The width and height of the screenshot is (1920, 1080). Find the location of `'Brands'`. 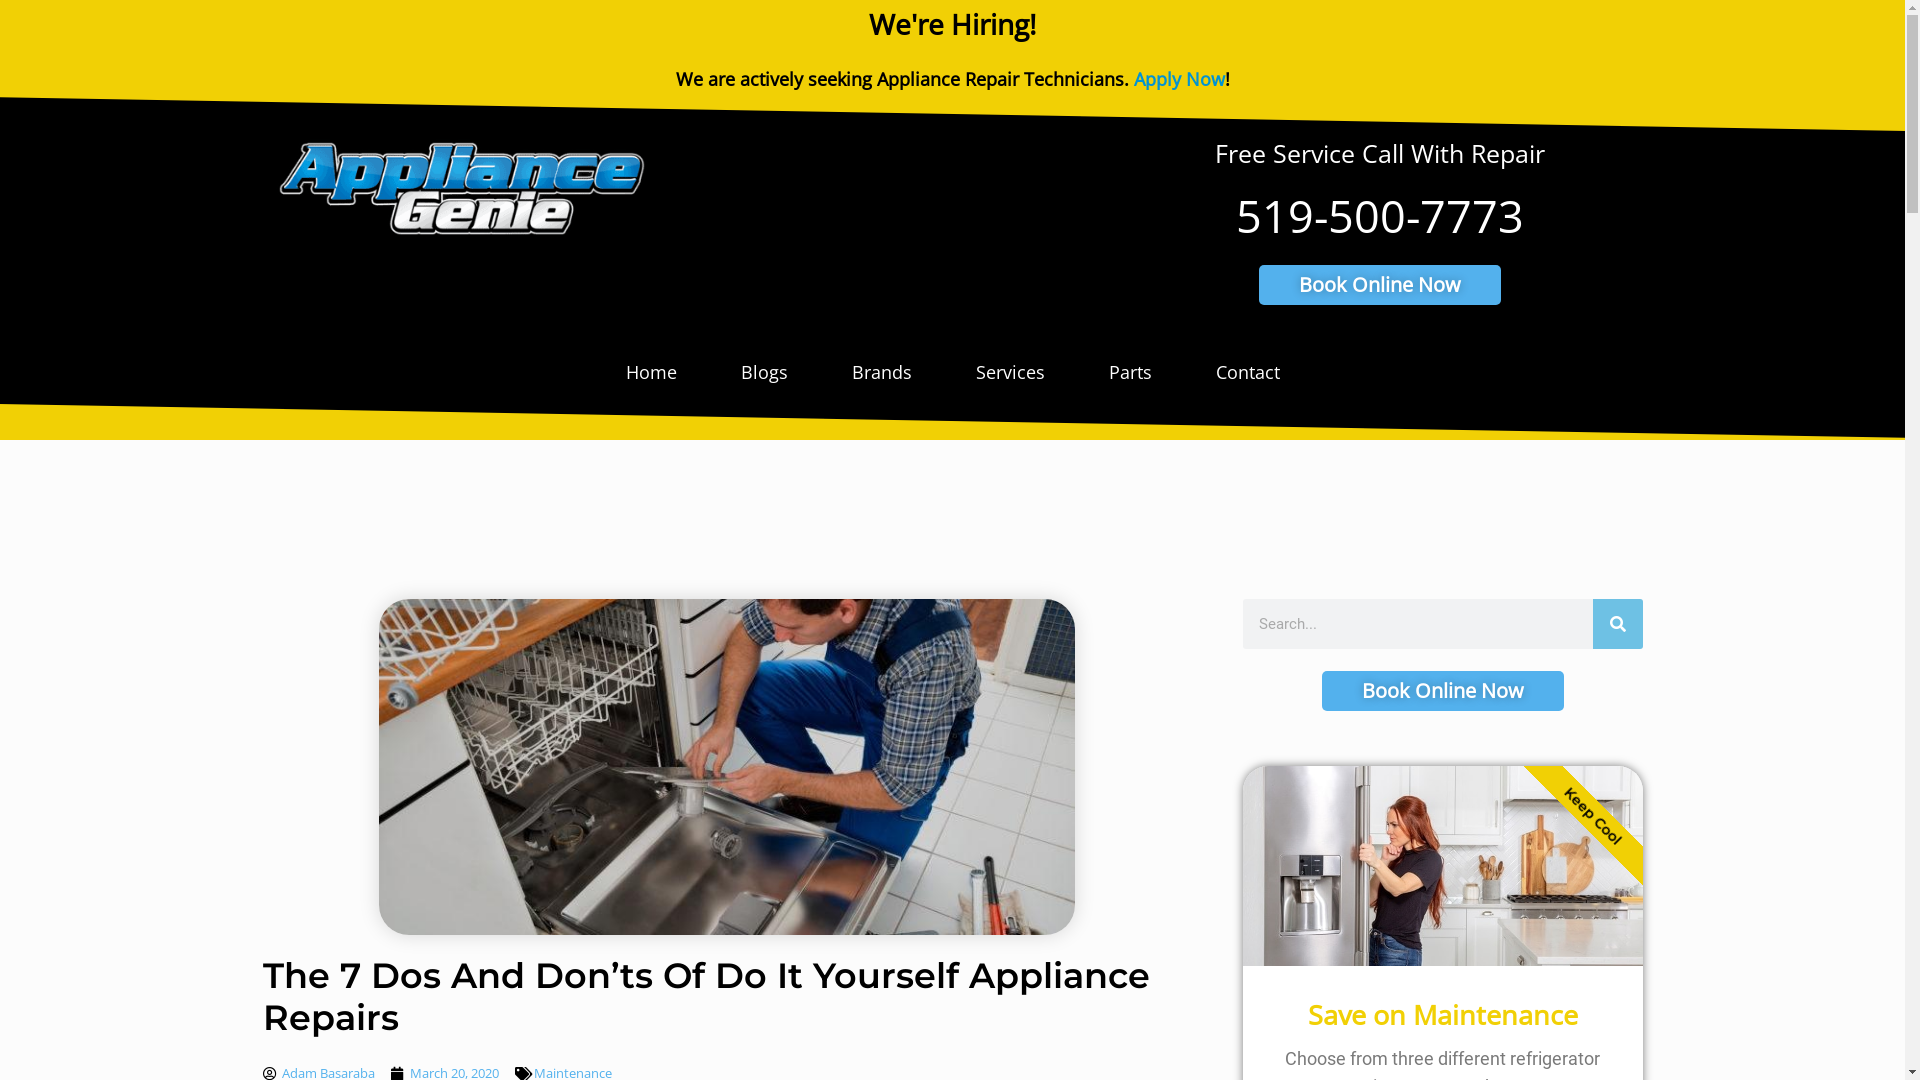

'Brands' is located at coordinates (881, 371).